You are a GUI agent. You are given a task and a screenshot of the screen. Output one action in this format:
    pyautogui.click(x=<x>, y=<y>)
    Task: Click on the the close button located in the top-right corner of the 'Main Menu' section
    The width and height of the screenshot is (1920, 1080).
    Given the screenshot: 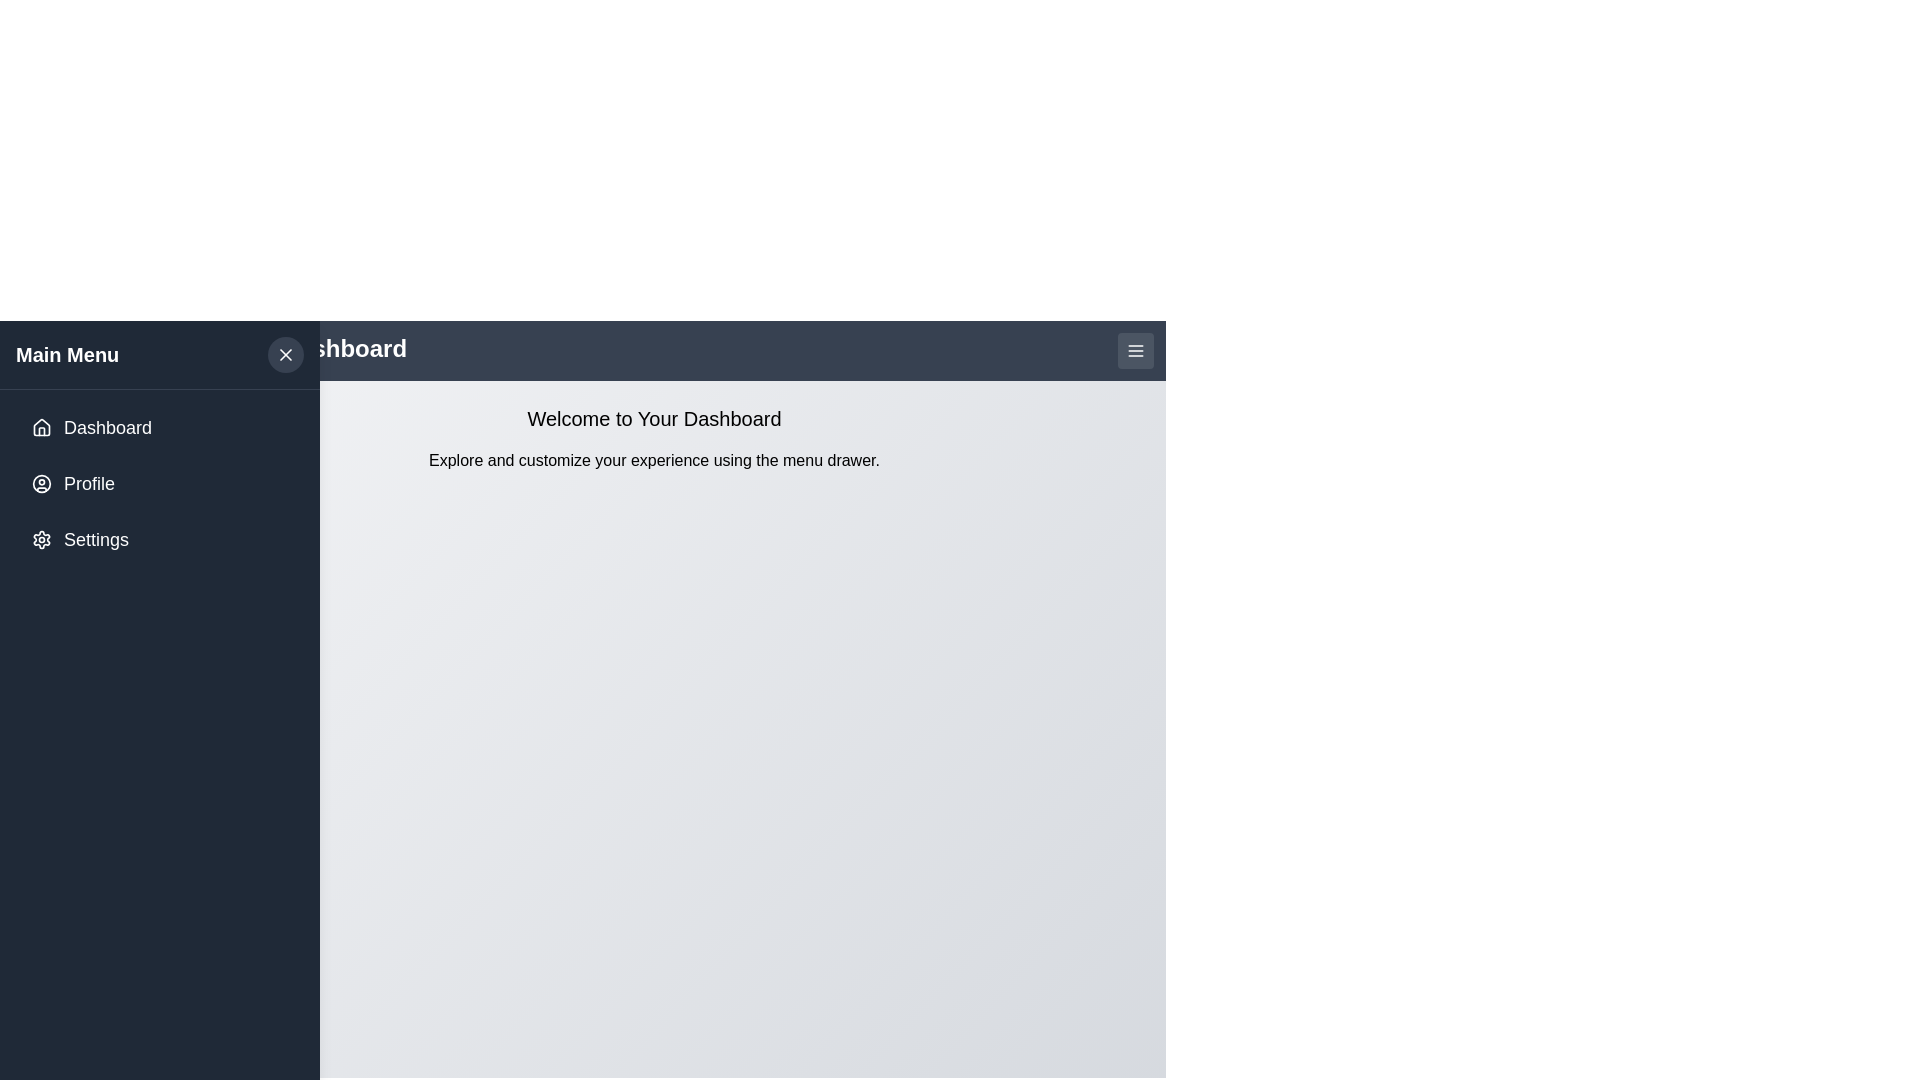 What is the action you would take?
    pyautogui.click(x=285, y=353)
    